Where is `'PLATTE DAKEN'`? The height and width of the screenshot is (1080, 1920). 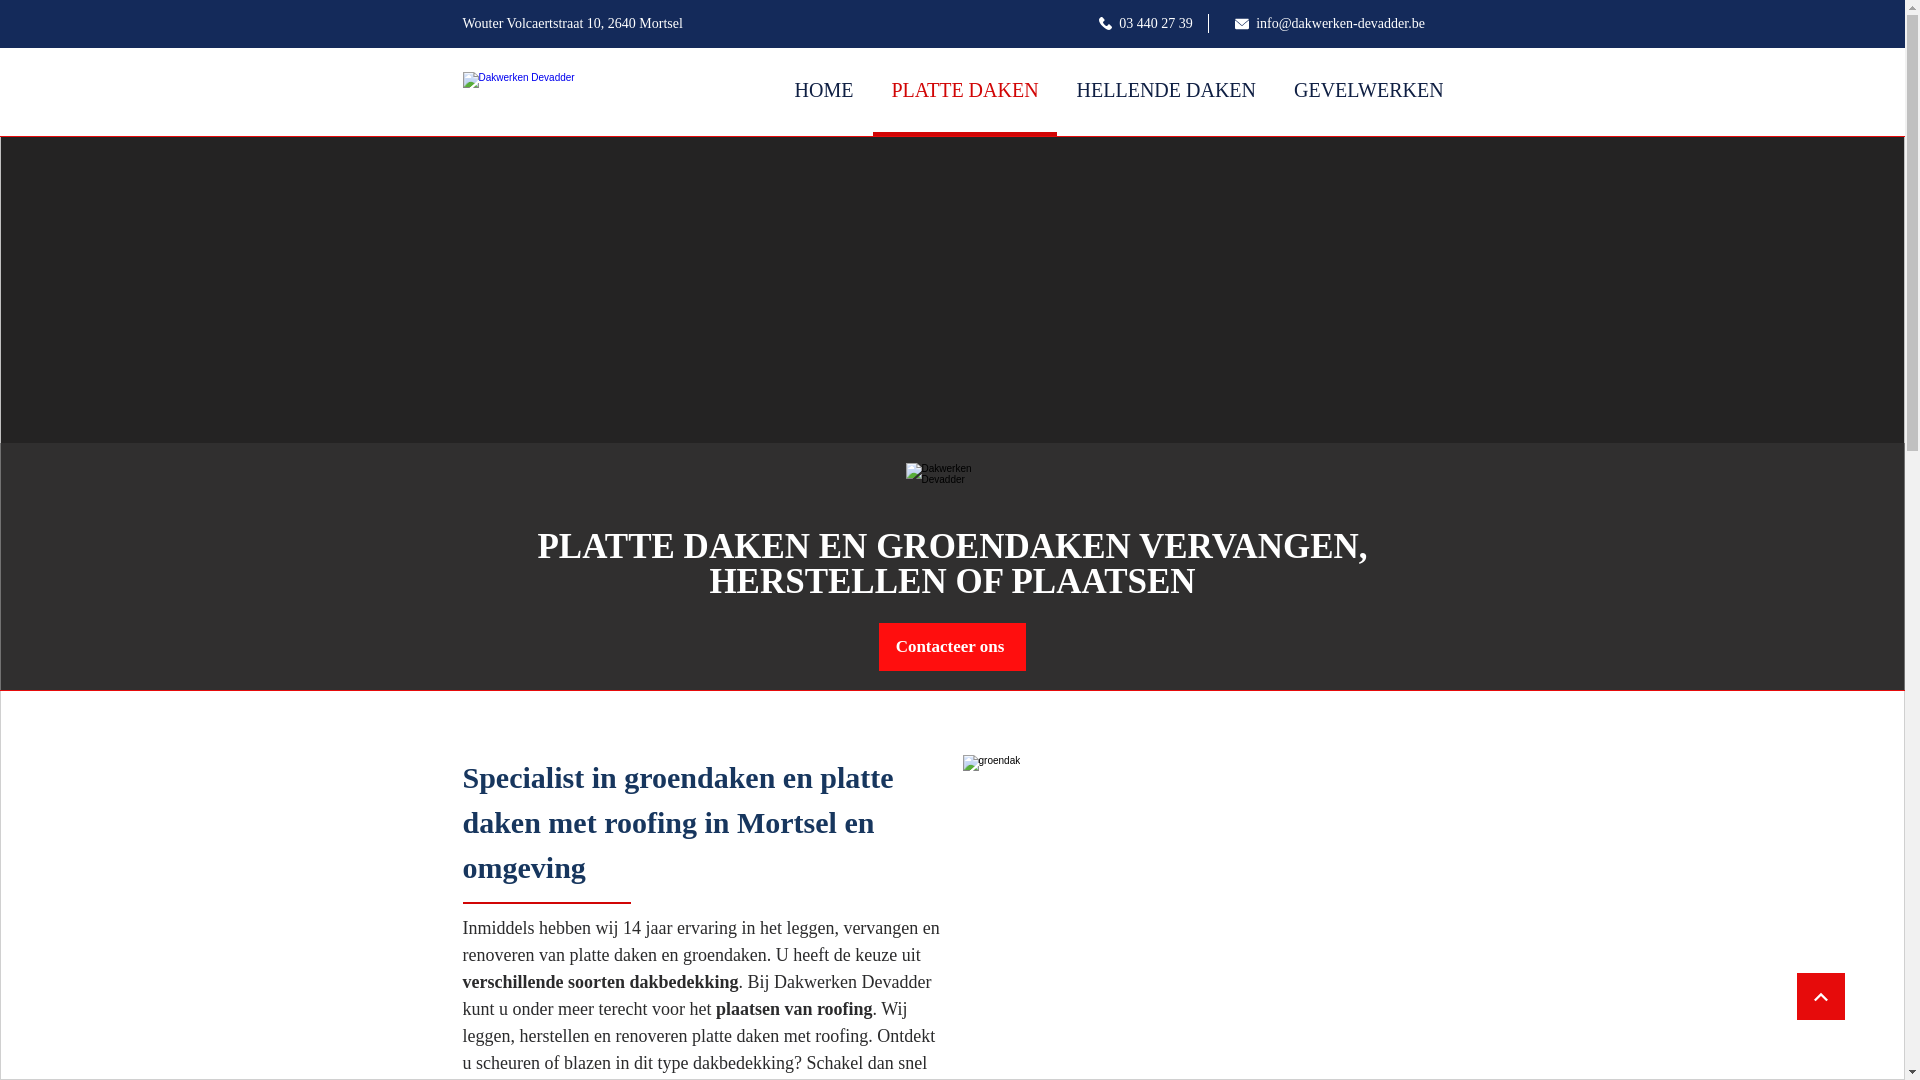
'PLATTE DAKEN' is located at coordinates (964, 92).